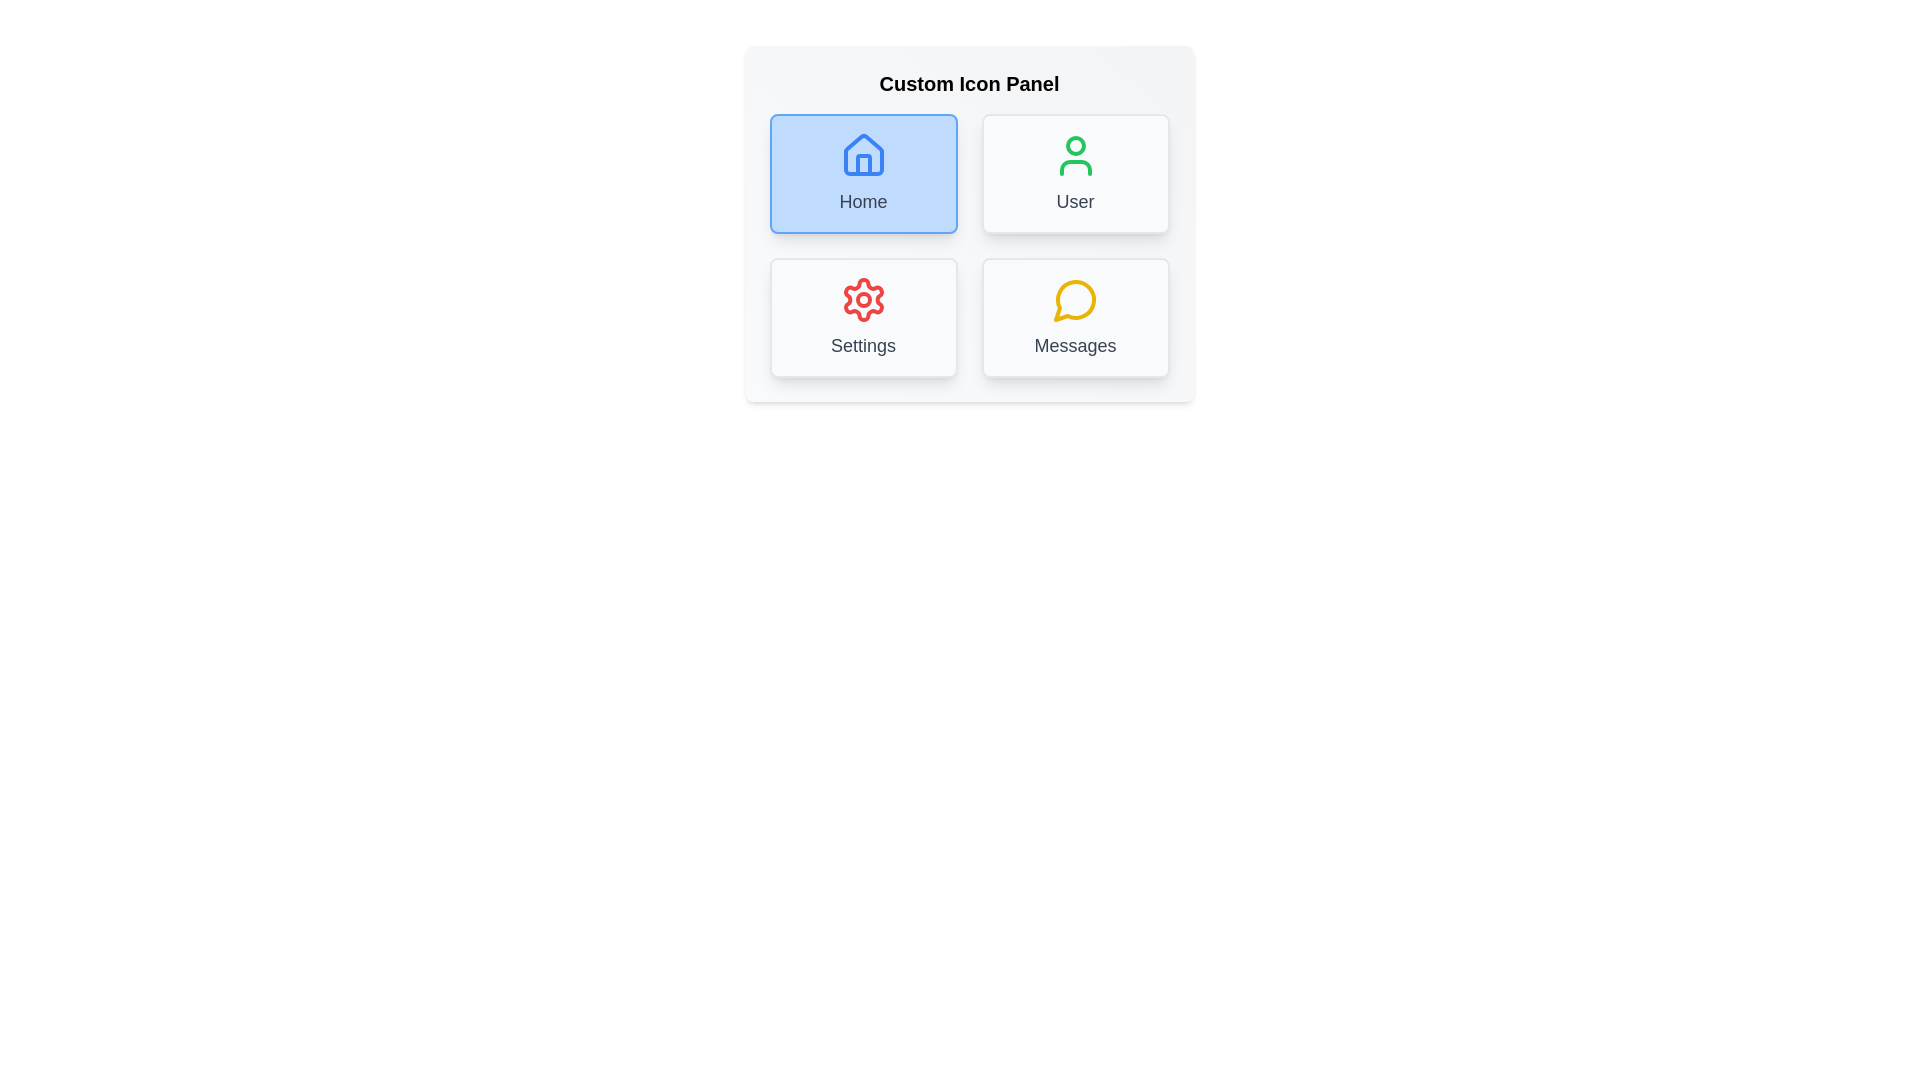  What do you see at coordinates (863, 316) in the screenshot?
I see `the Settings icon to observe its hover effect` at bounding box center [863, 316].